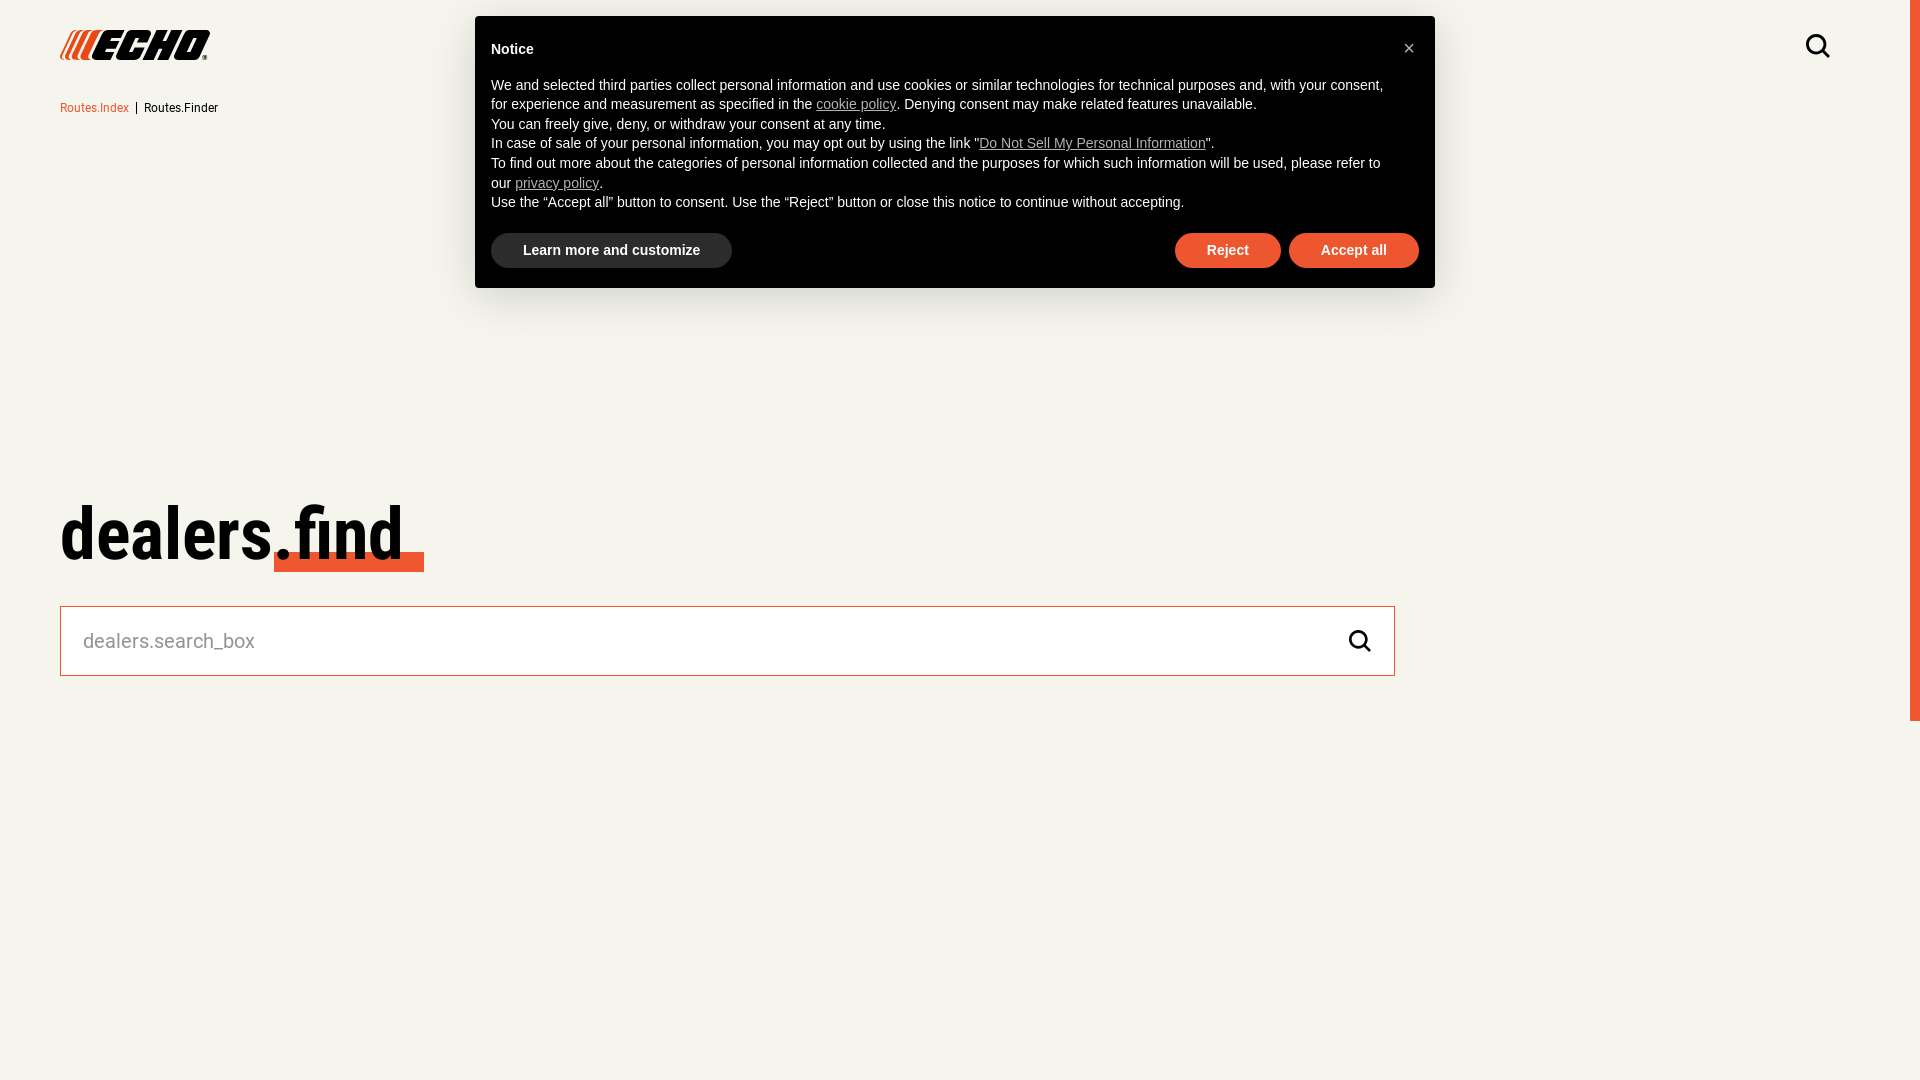  What do you see at coordinates (133, 45) in the screenshot?
I see `'header.logo_alt'` at bounding box center [133, 45].